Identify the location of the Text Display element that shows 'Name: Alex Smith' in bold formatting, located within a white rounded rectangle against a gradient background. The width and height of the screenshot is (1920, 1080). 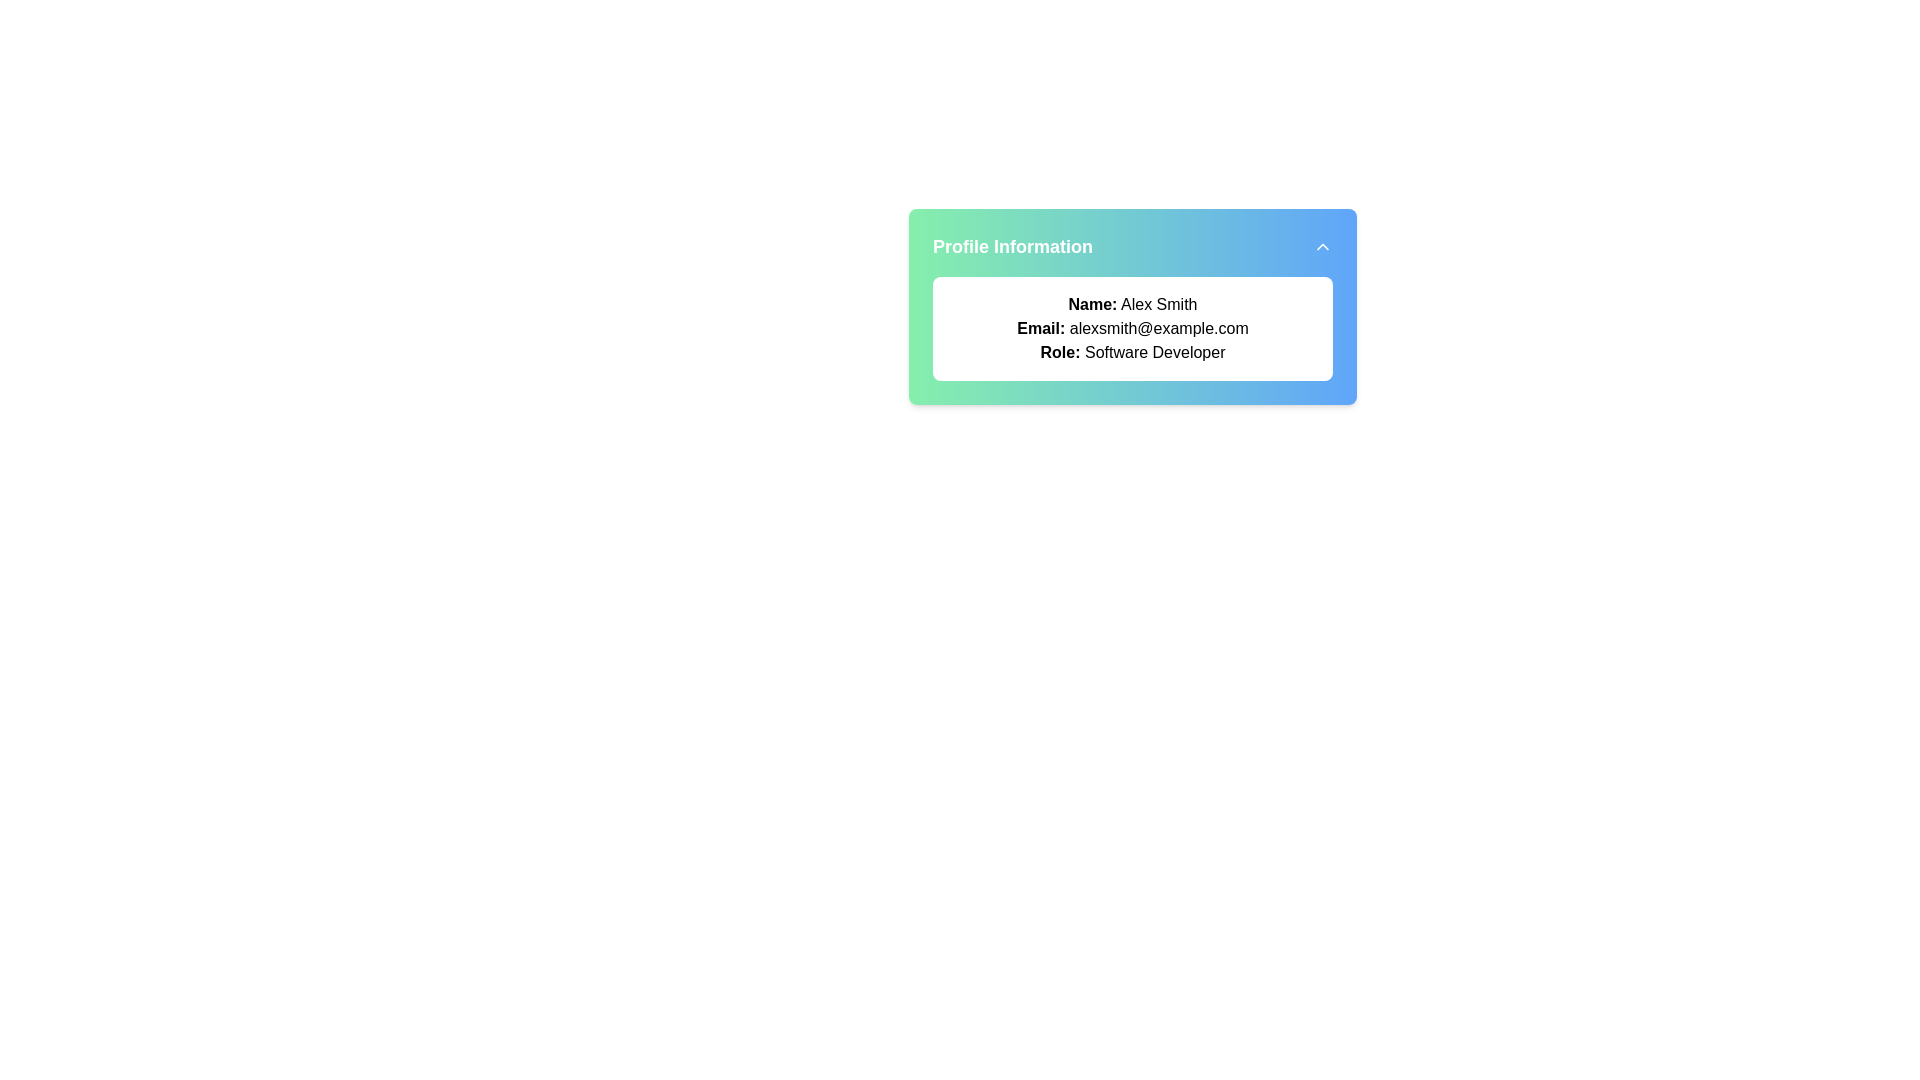
(1132, 304).